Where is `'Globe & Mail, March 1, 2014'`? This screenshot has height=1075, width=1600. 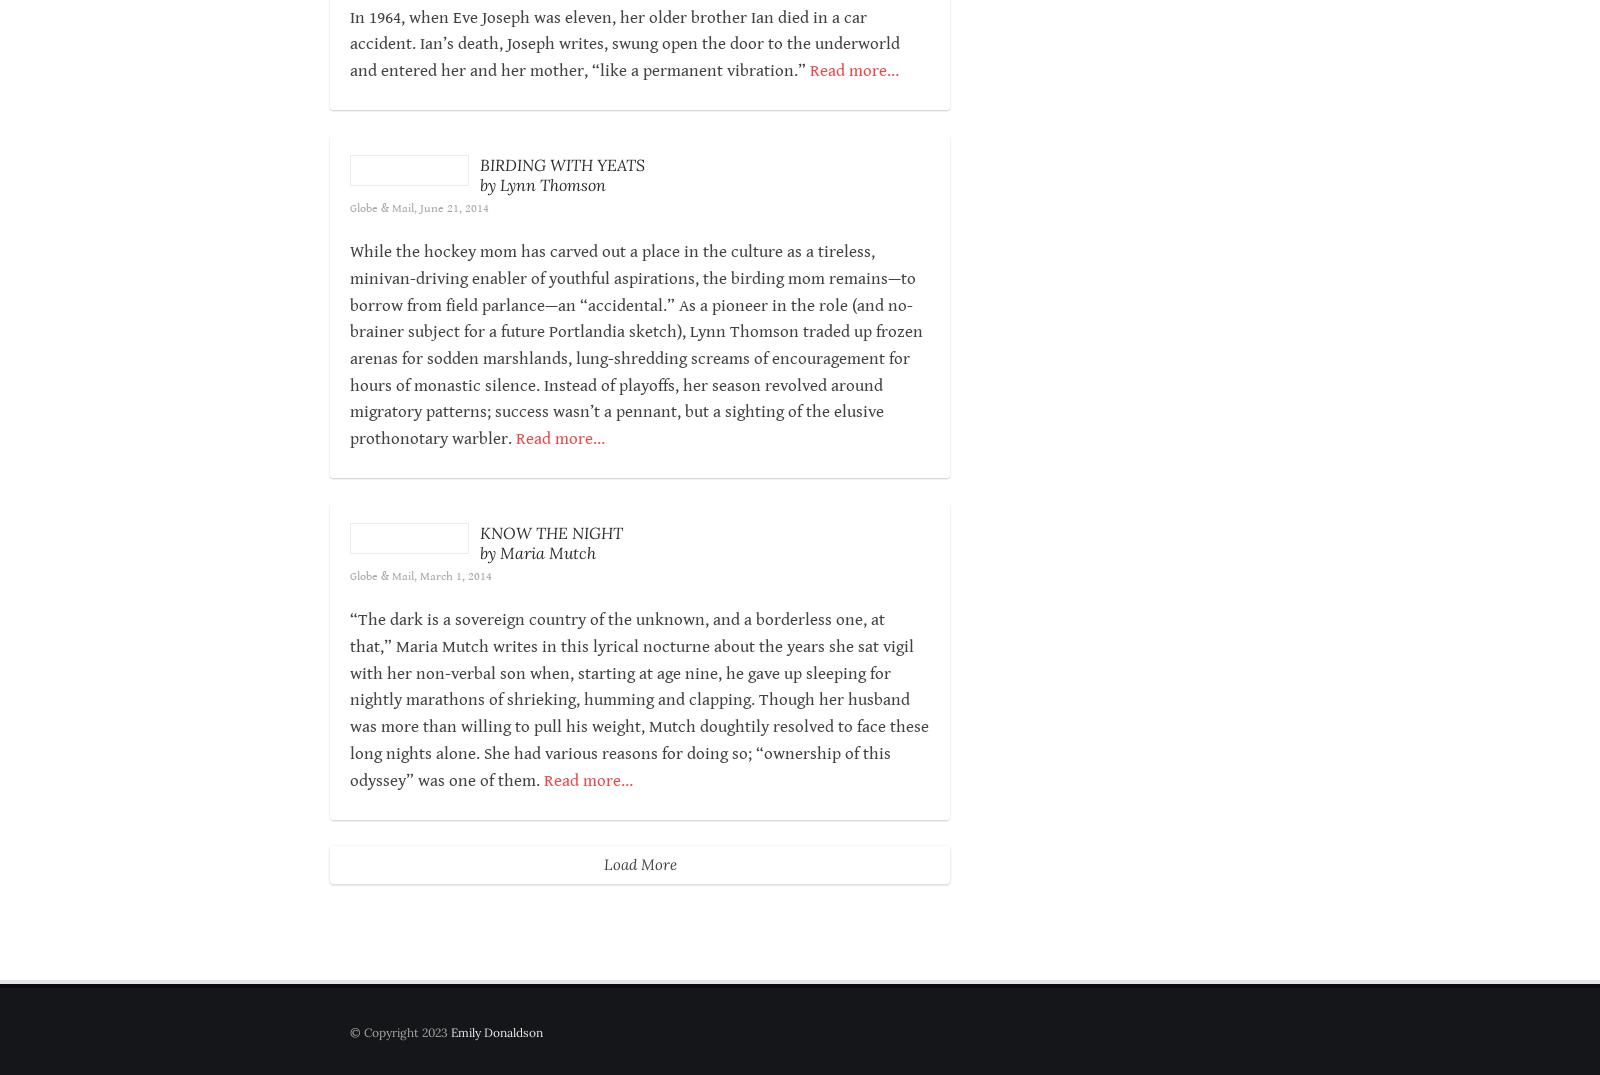 'Globe & Mail, March 1, 2014' is located at coordinates (478, 656).